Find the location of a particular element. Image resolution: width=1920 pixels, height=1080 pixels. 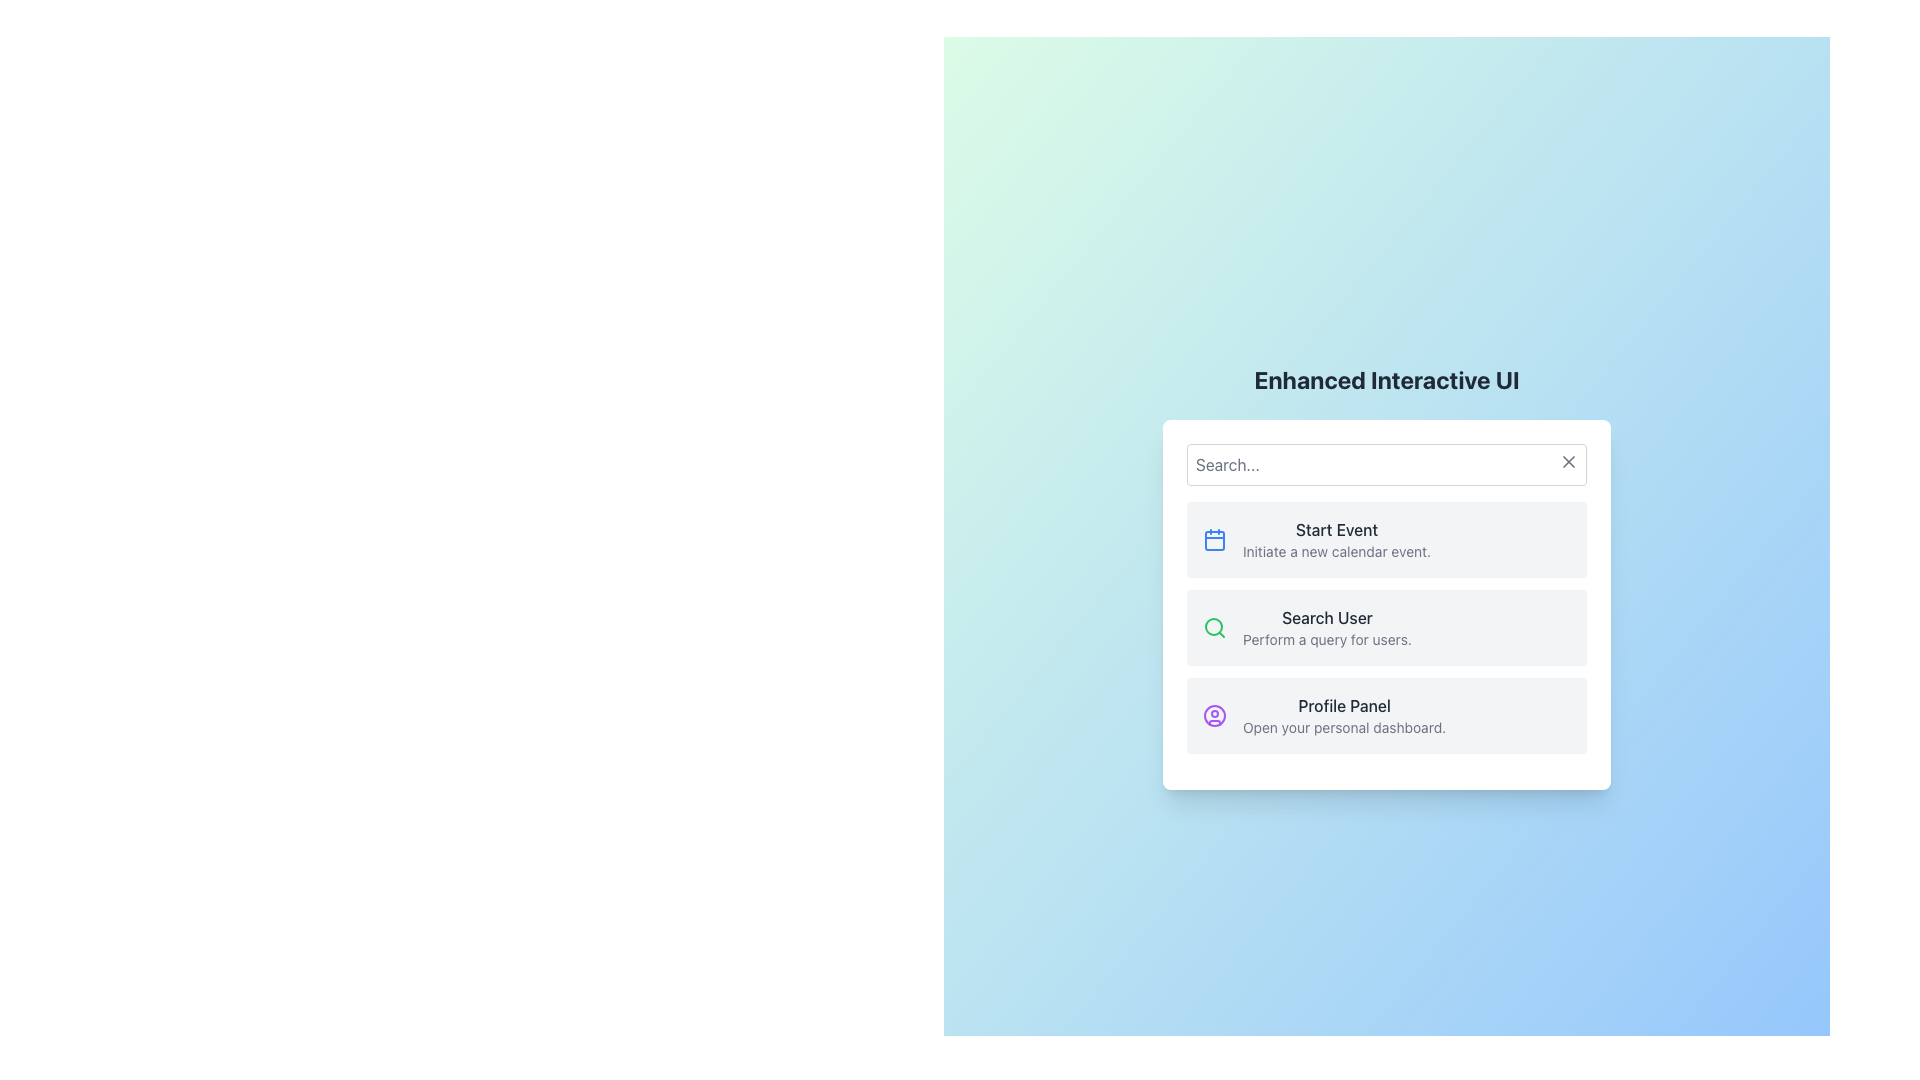

text from the 'Profile Panel' description block, which includes a bold title and a lighter subtitle, located within a card-like layout as the third item in a vertically stacked list is located at coordinates (1344, 715).